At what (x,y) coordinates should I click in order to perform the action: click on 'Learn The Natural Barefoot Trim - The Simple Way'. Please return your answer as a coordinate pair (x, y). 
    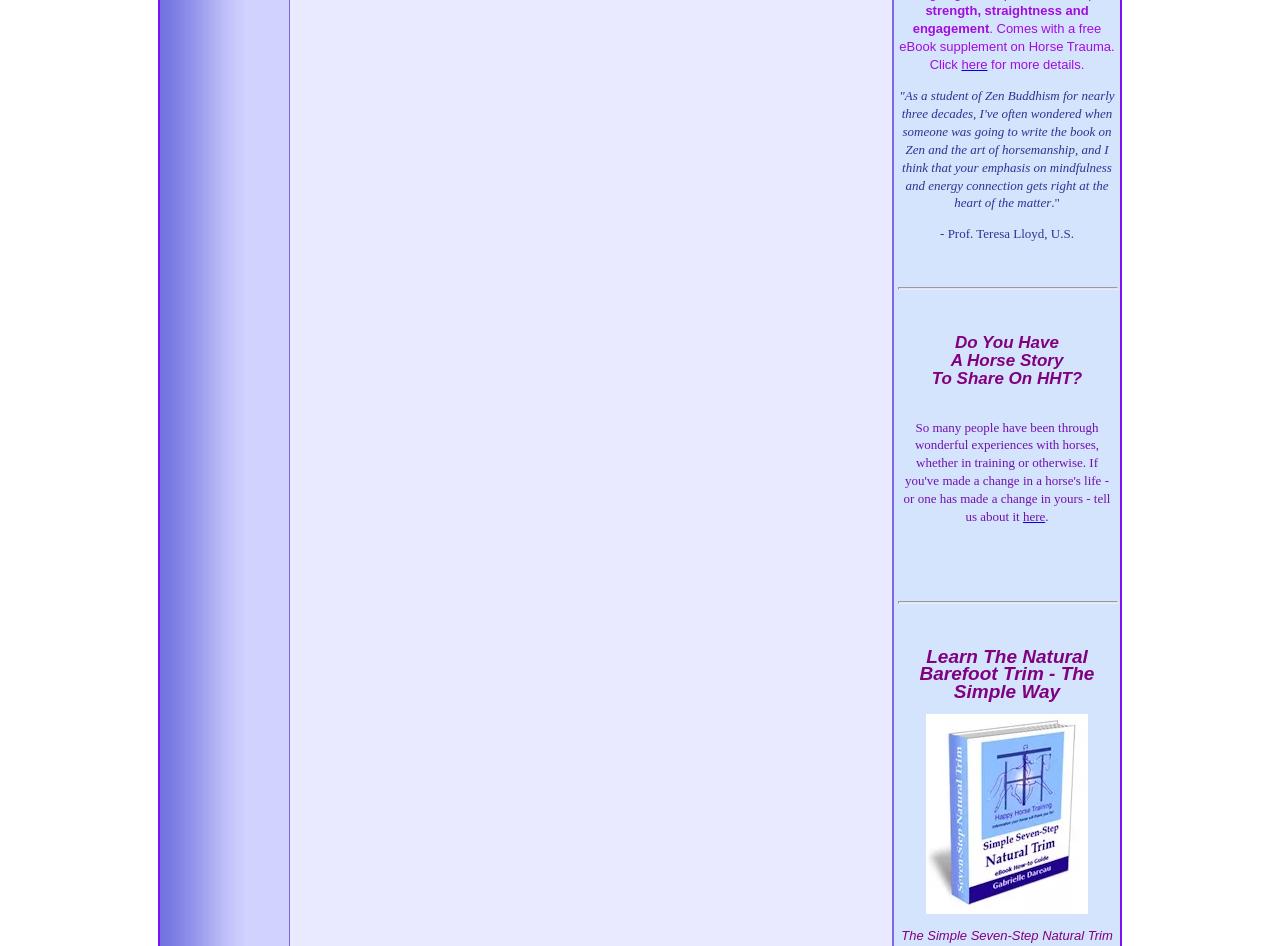
    Looking at the image, I should click on (1006, 673).